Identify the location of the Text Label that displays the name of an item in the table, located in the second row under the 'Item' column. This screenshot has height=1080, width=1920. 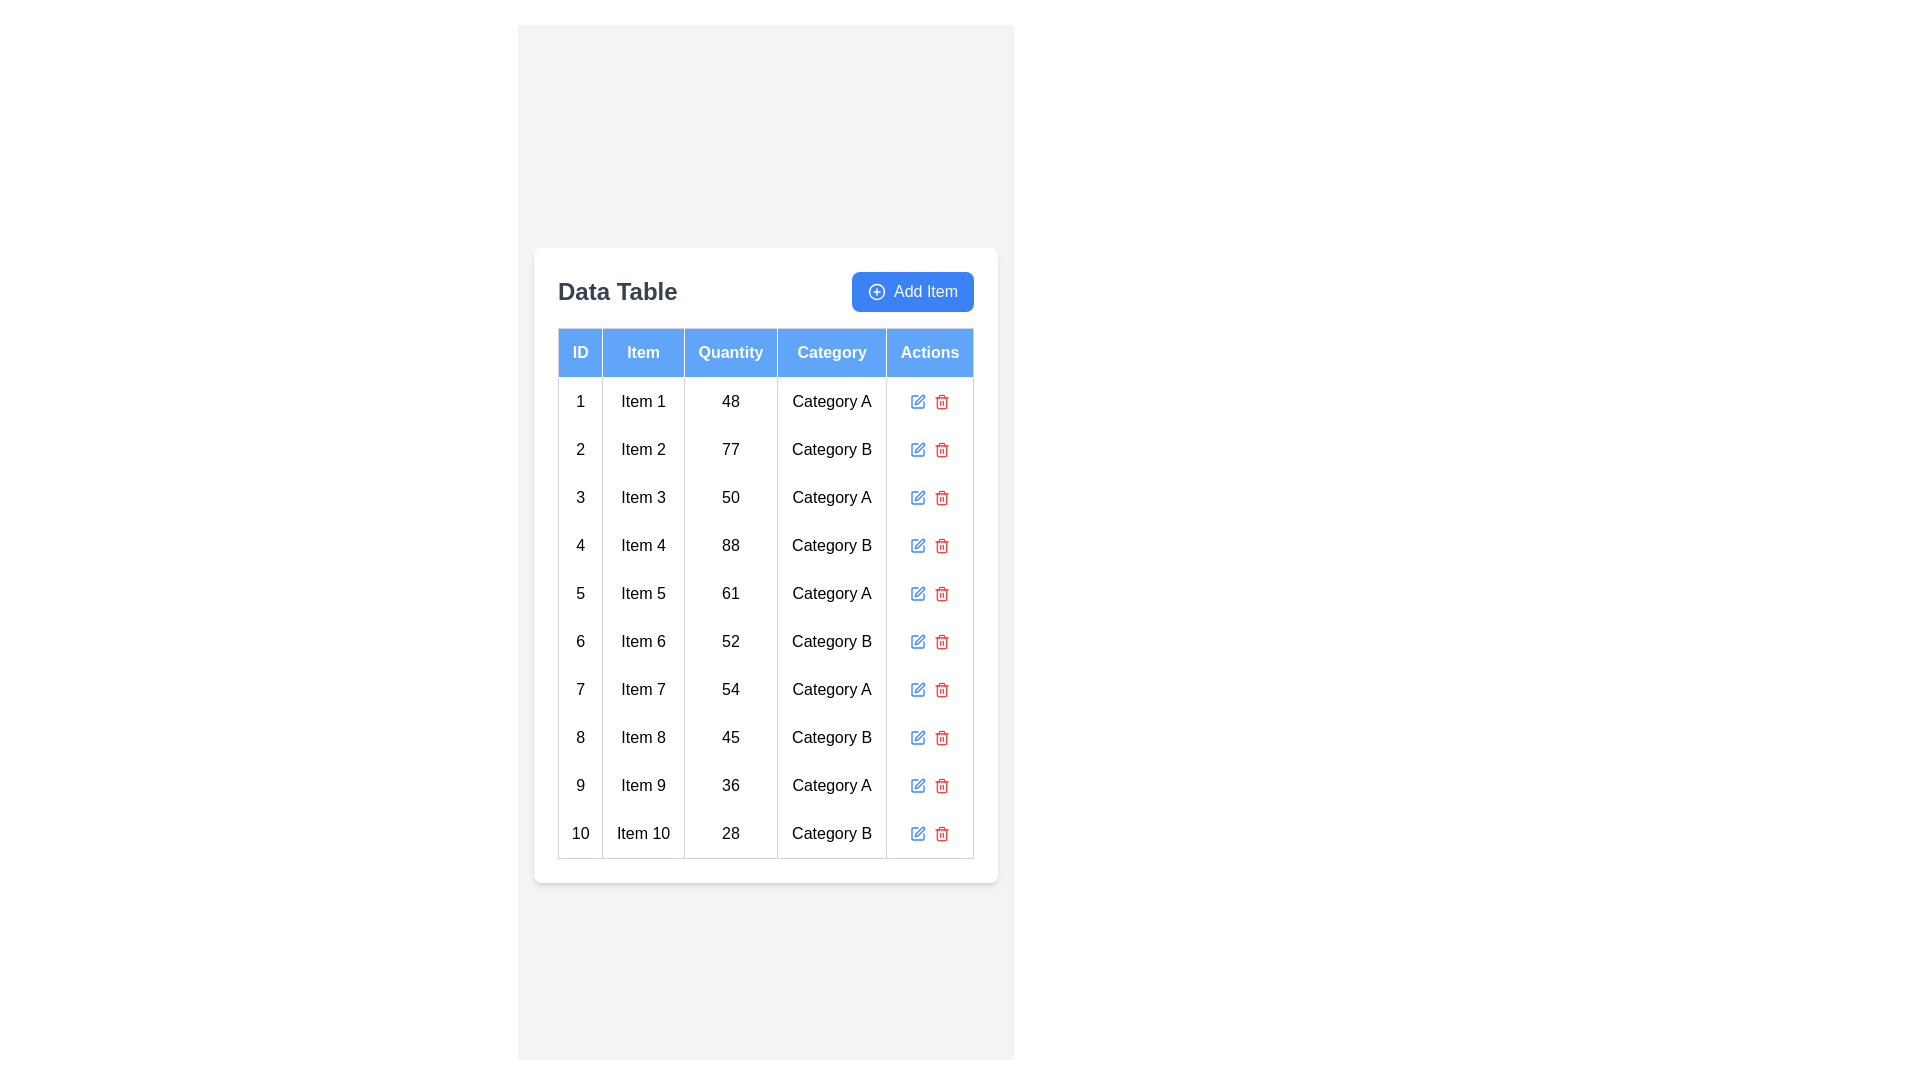
(643, 448).